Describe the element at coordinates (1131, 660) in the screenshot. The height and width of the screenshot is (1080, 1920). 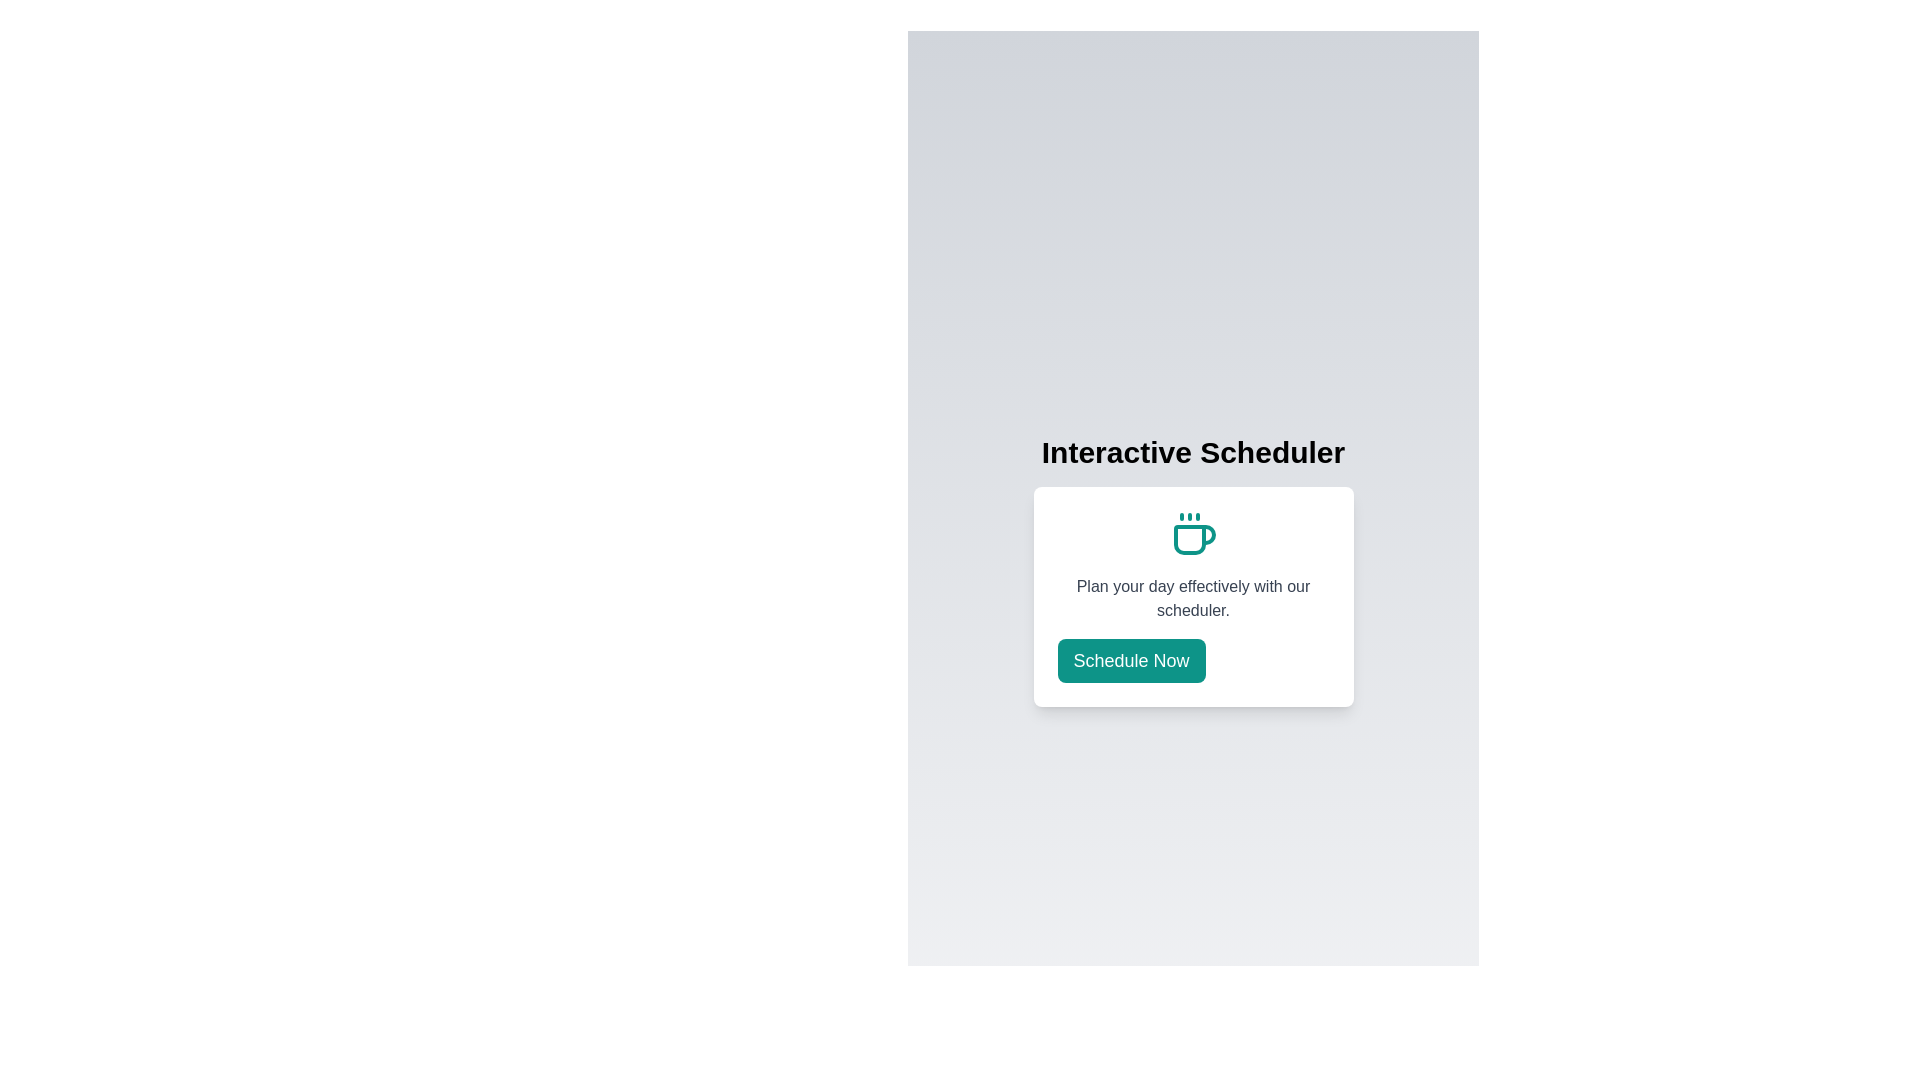
I see `the 'Schedule Now' button, which is a teal rectangular button with rounded corners and white bold text, located below the text 'Plan your day effectively with our scheduler.'` at that location.